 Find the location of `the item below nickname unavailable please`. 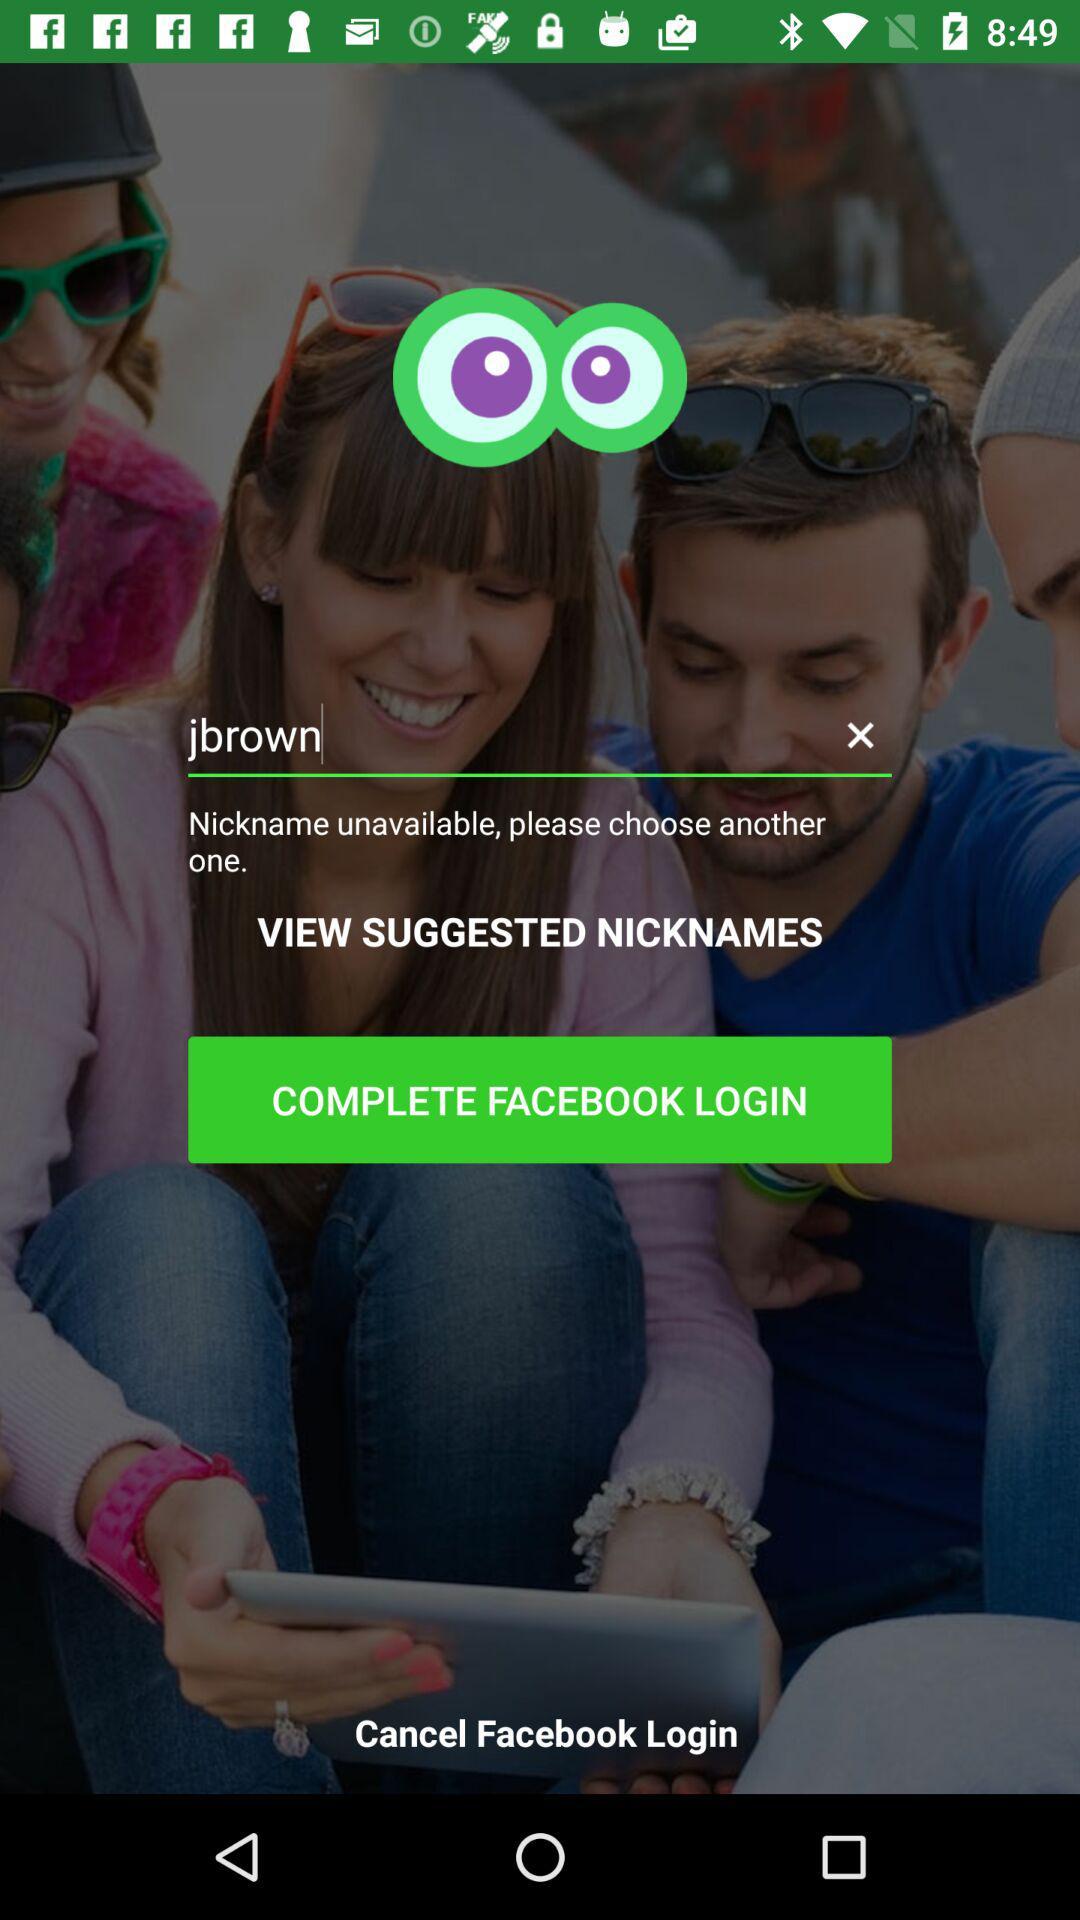

the item below nickname unavailable please is located at coordinates (540, 930).